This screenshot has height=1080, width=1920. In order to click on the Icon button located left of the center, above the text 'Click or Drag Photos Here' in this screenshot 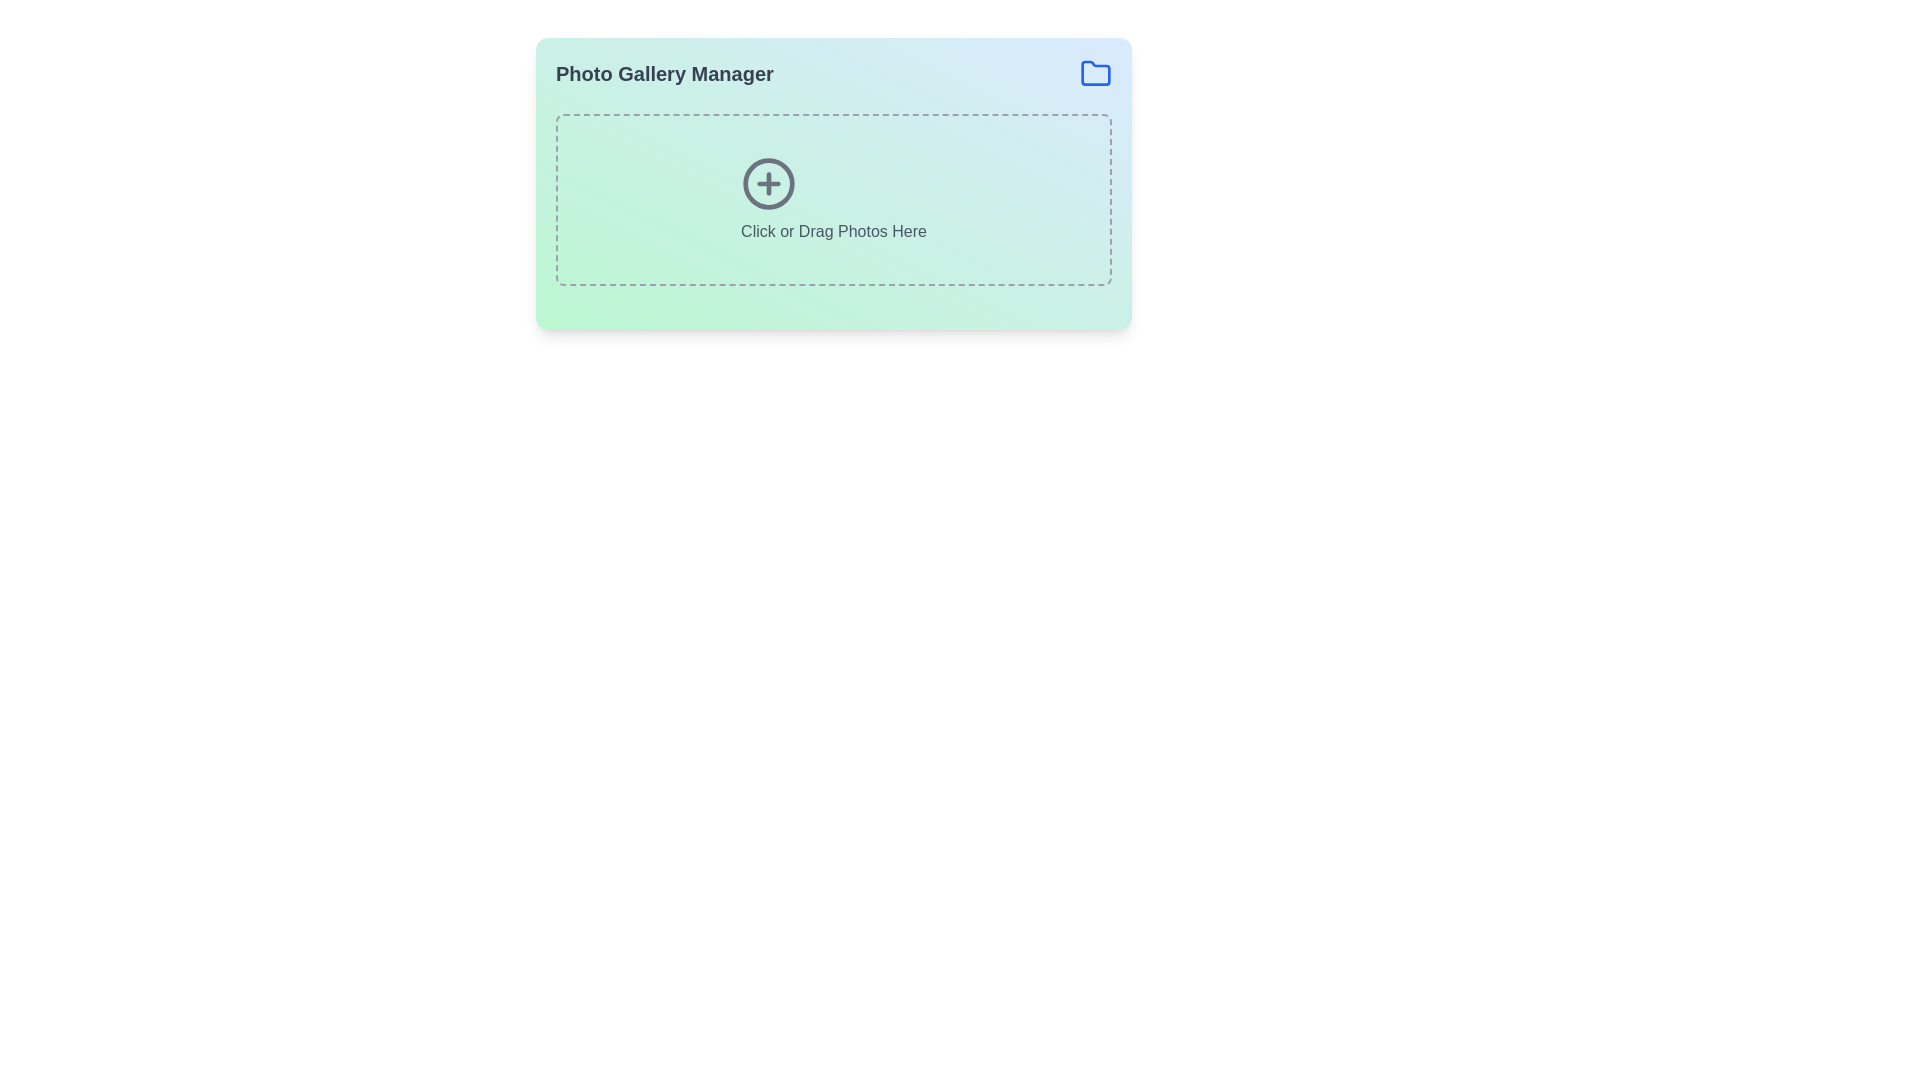, I will do `click(768, 184)`.